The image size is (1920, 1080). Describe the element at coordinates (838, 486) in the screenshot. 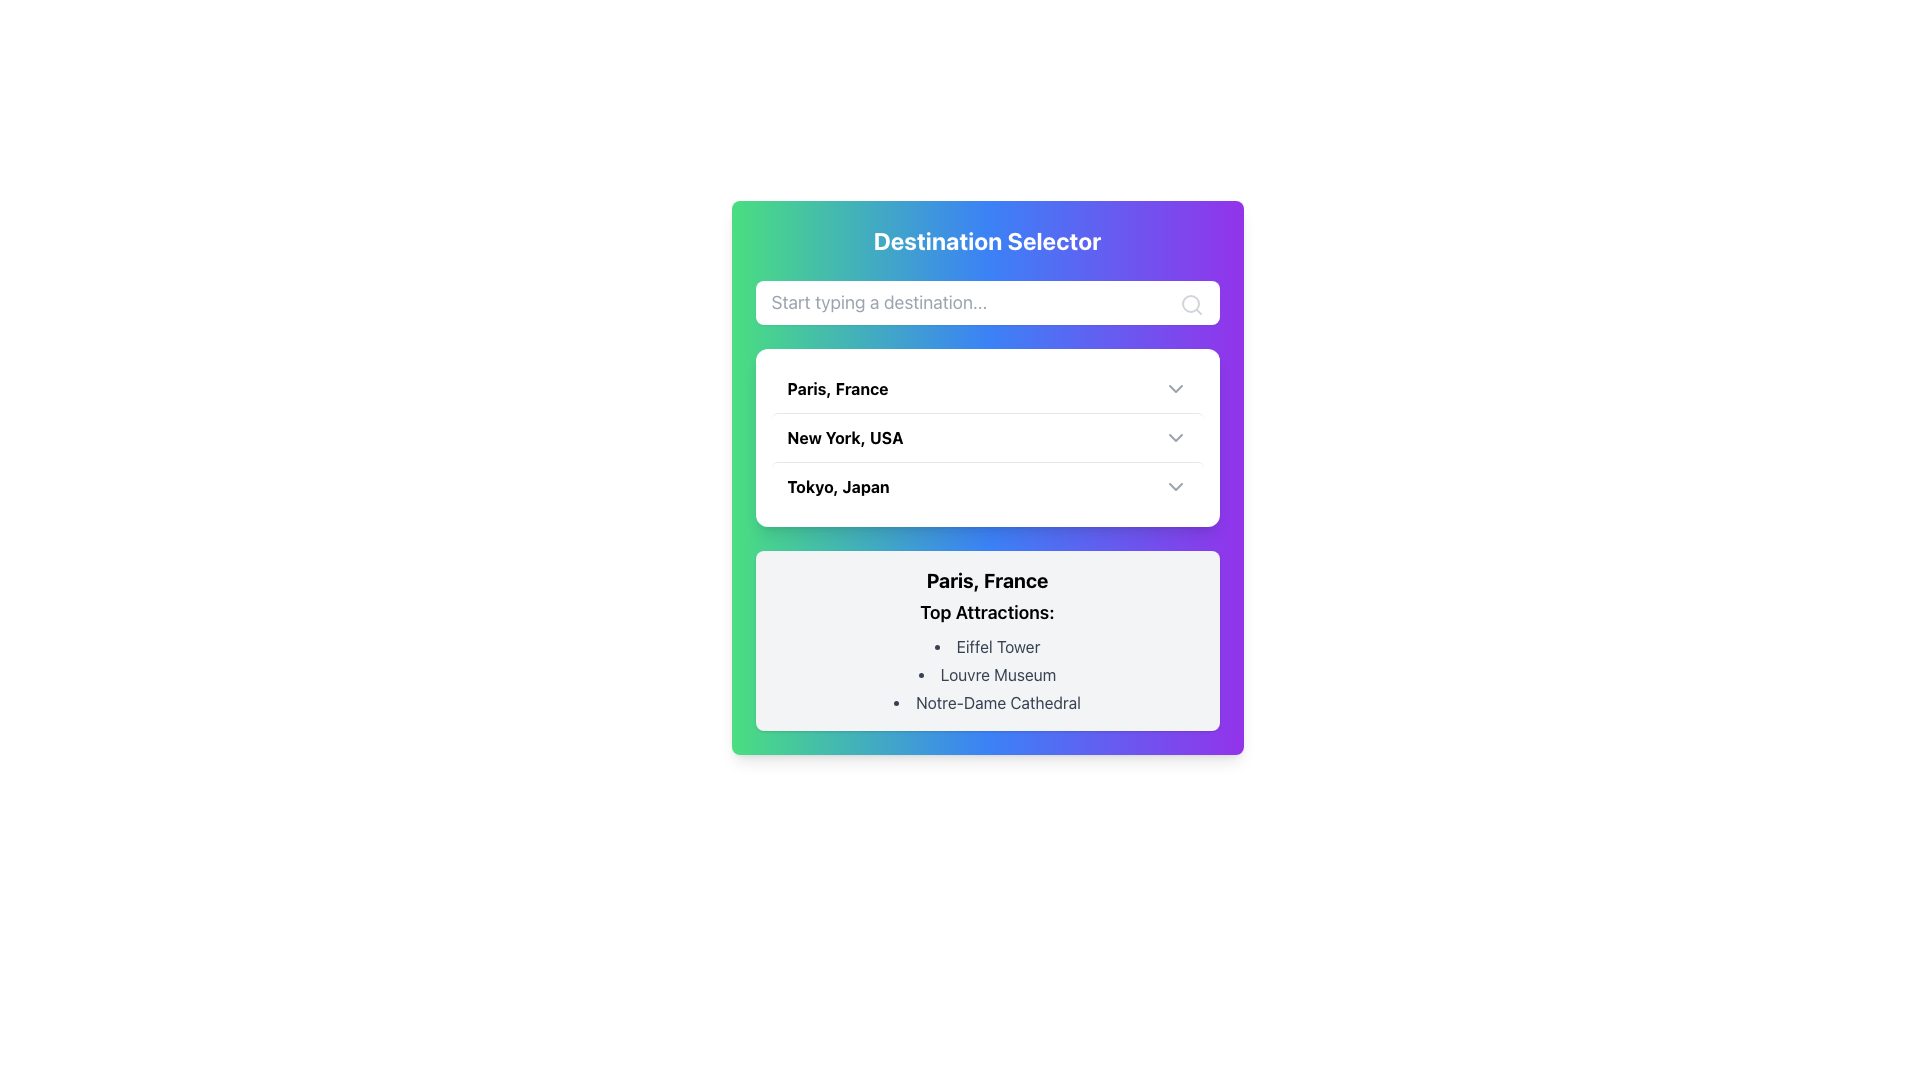

I see `the Text Label representing 'Tokyo, Japan', which is centrally located below 'New York, USA' and above the details for 'Paris, France'` at that location.